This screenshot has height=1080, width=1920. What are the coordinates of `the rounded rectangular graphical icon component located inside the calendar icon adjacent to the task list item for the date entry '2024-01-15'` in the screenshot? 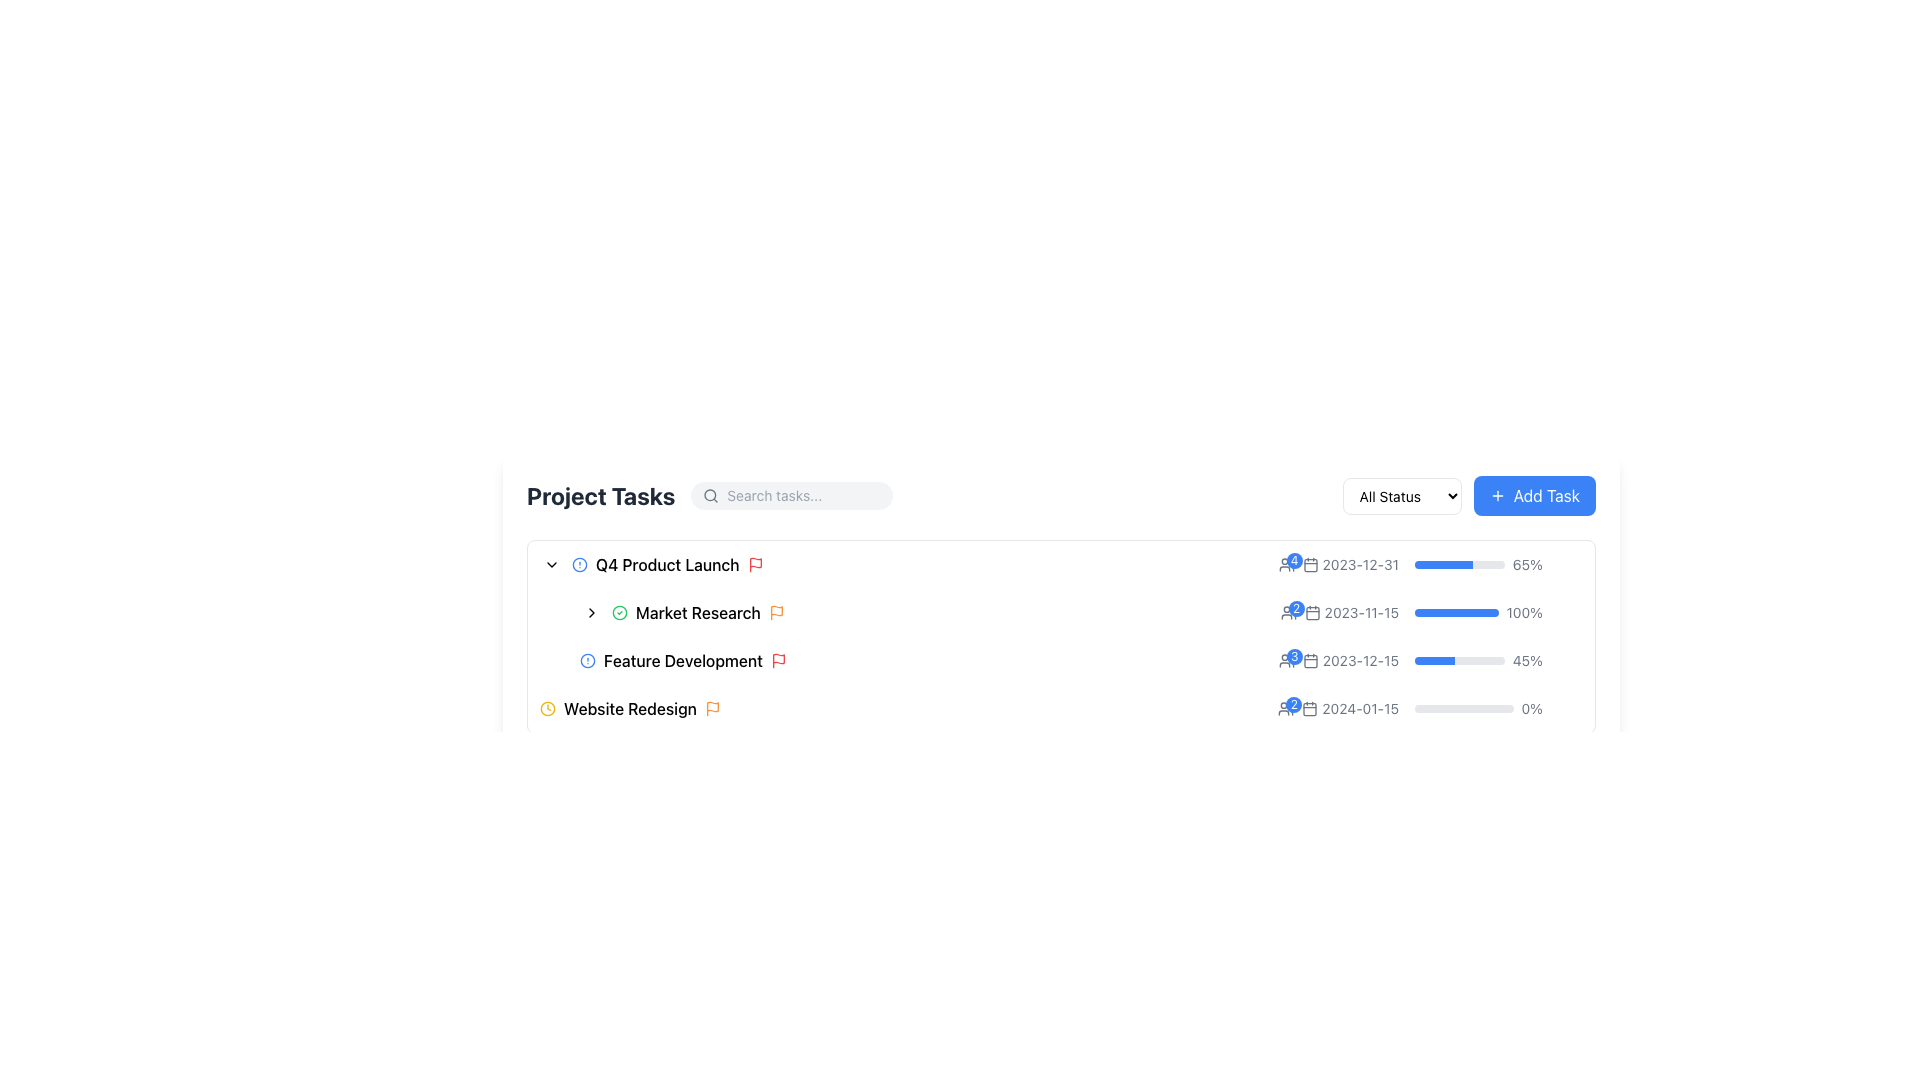 It's located at (1310, 708).